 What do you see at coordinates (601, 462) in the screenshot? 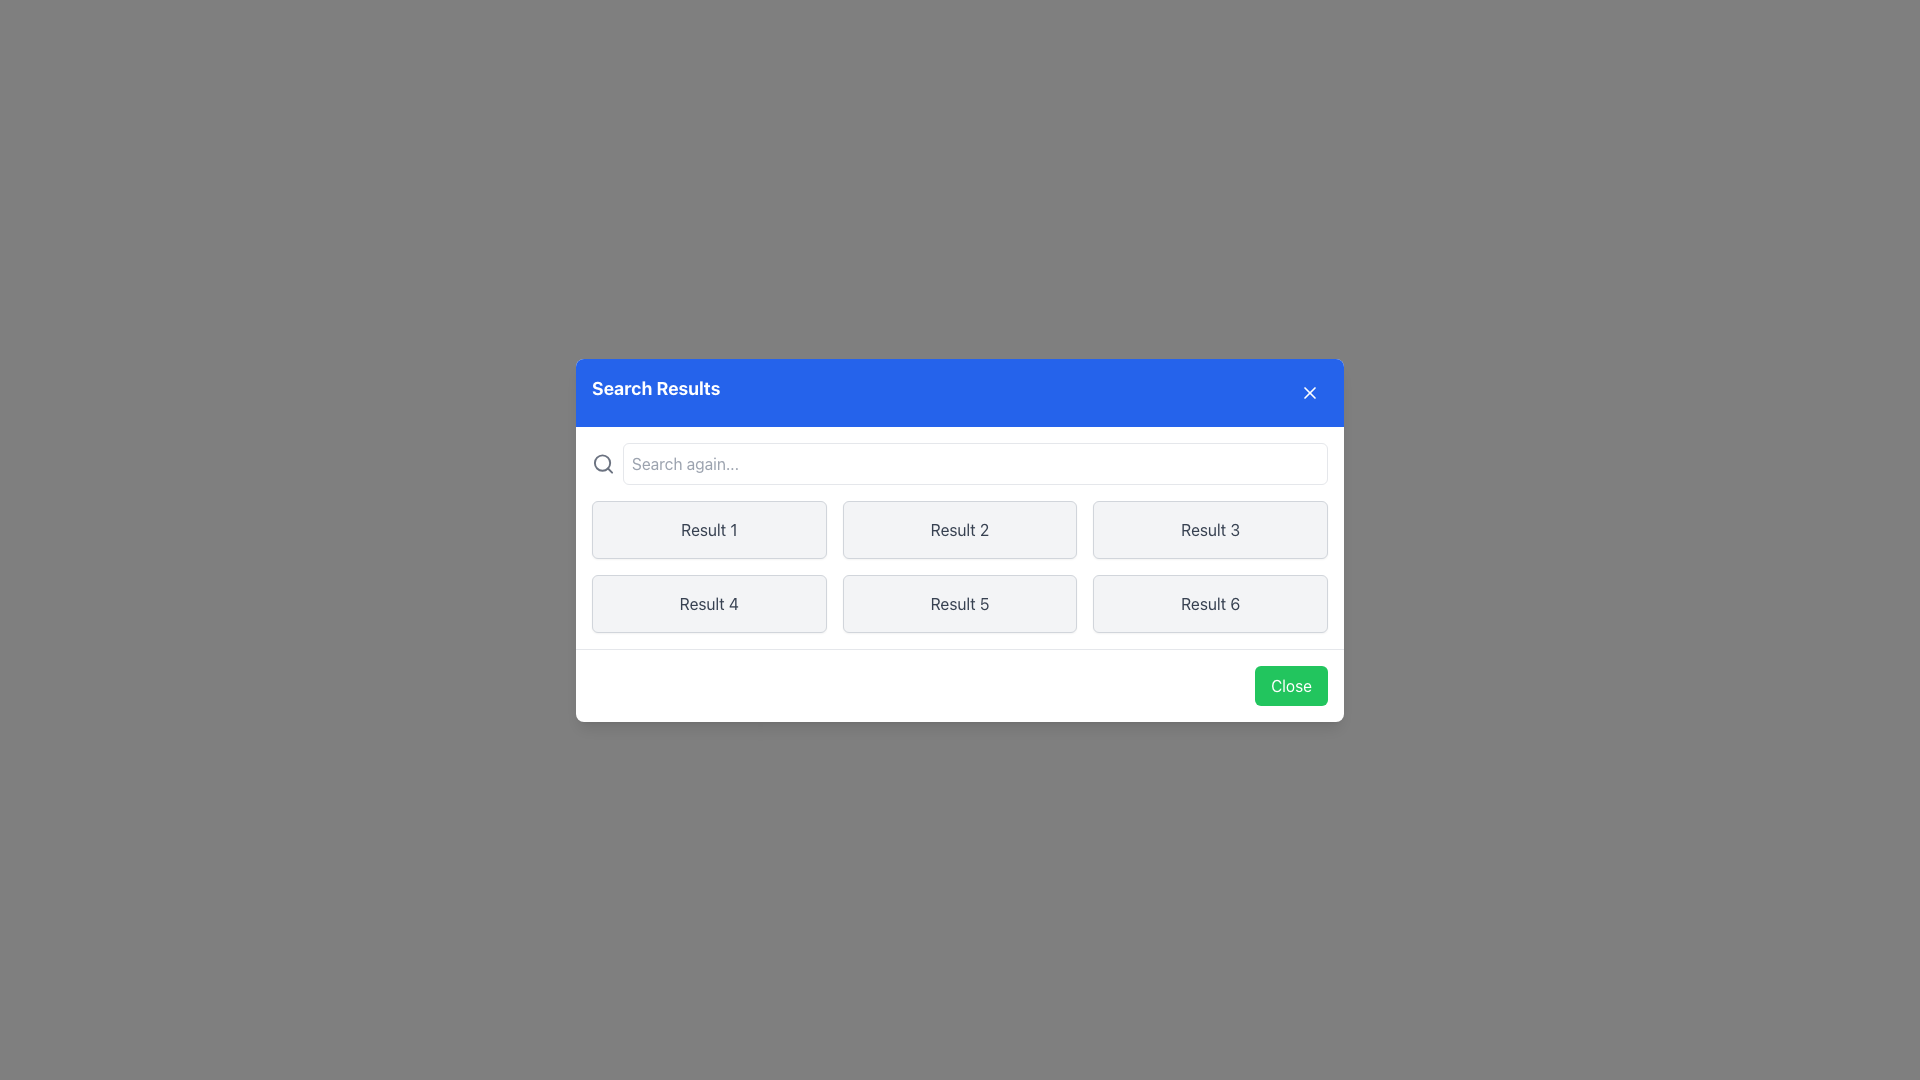
I see `the circular part of the search icon in the top left corner of the search bar` at bounding box center [601, 462].